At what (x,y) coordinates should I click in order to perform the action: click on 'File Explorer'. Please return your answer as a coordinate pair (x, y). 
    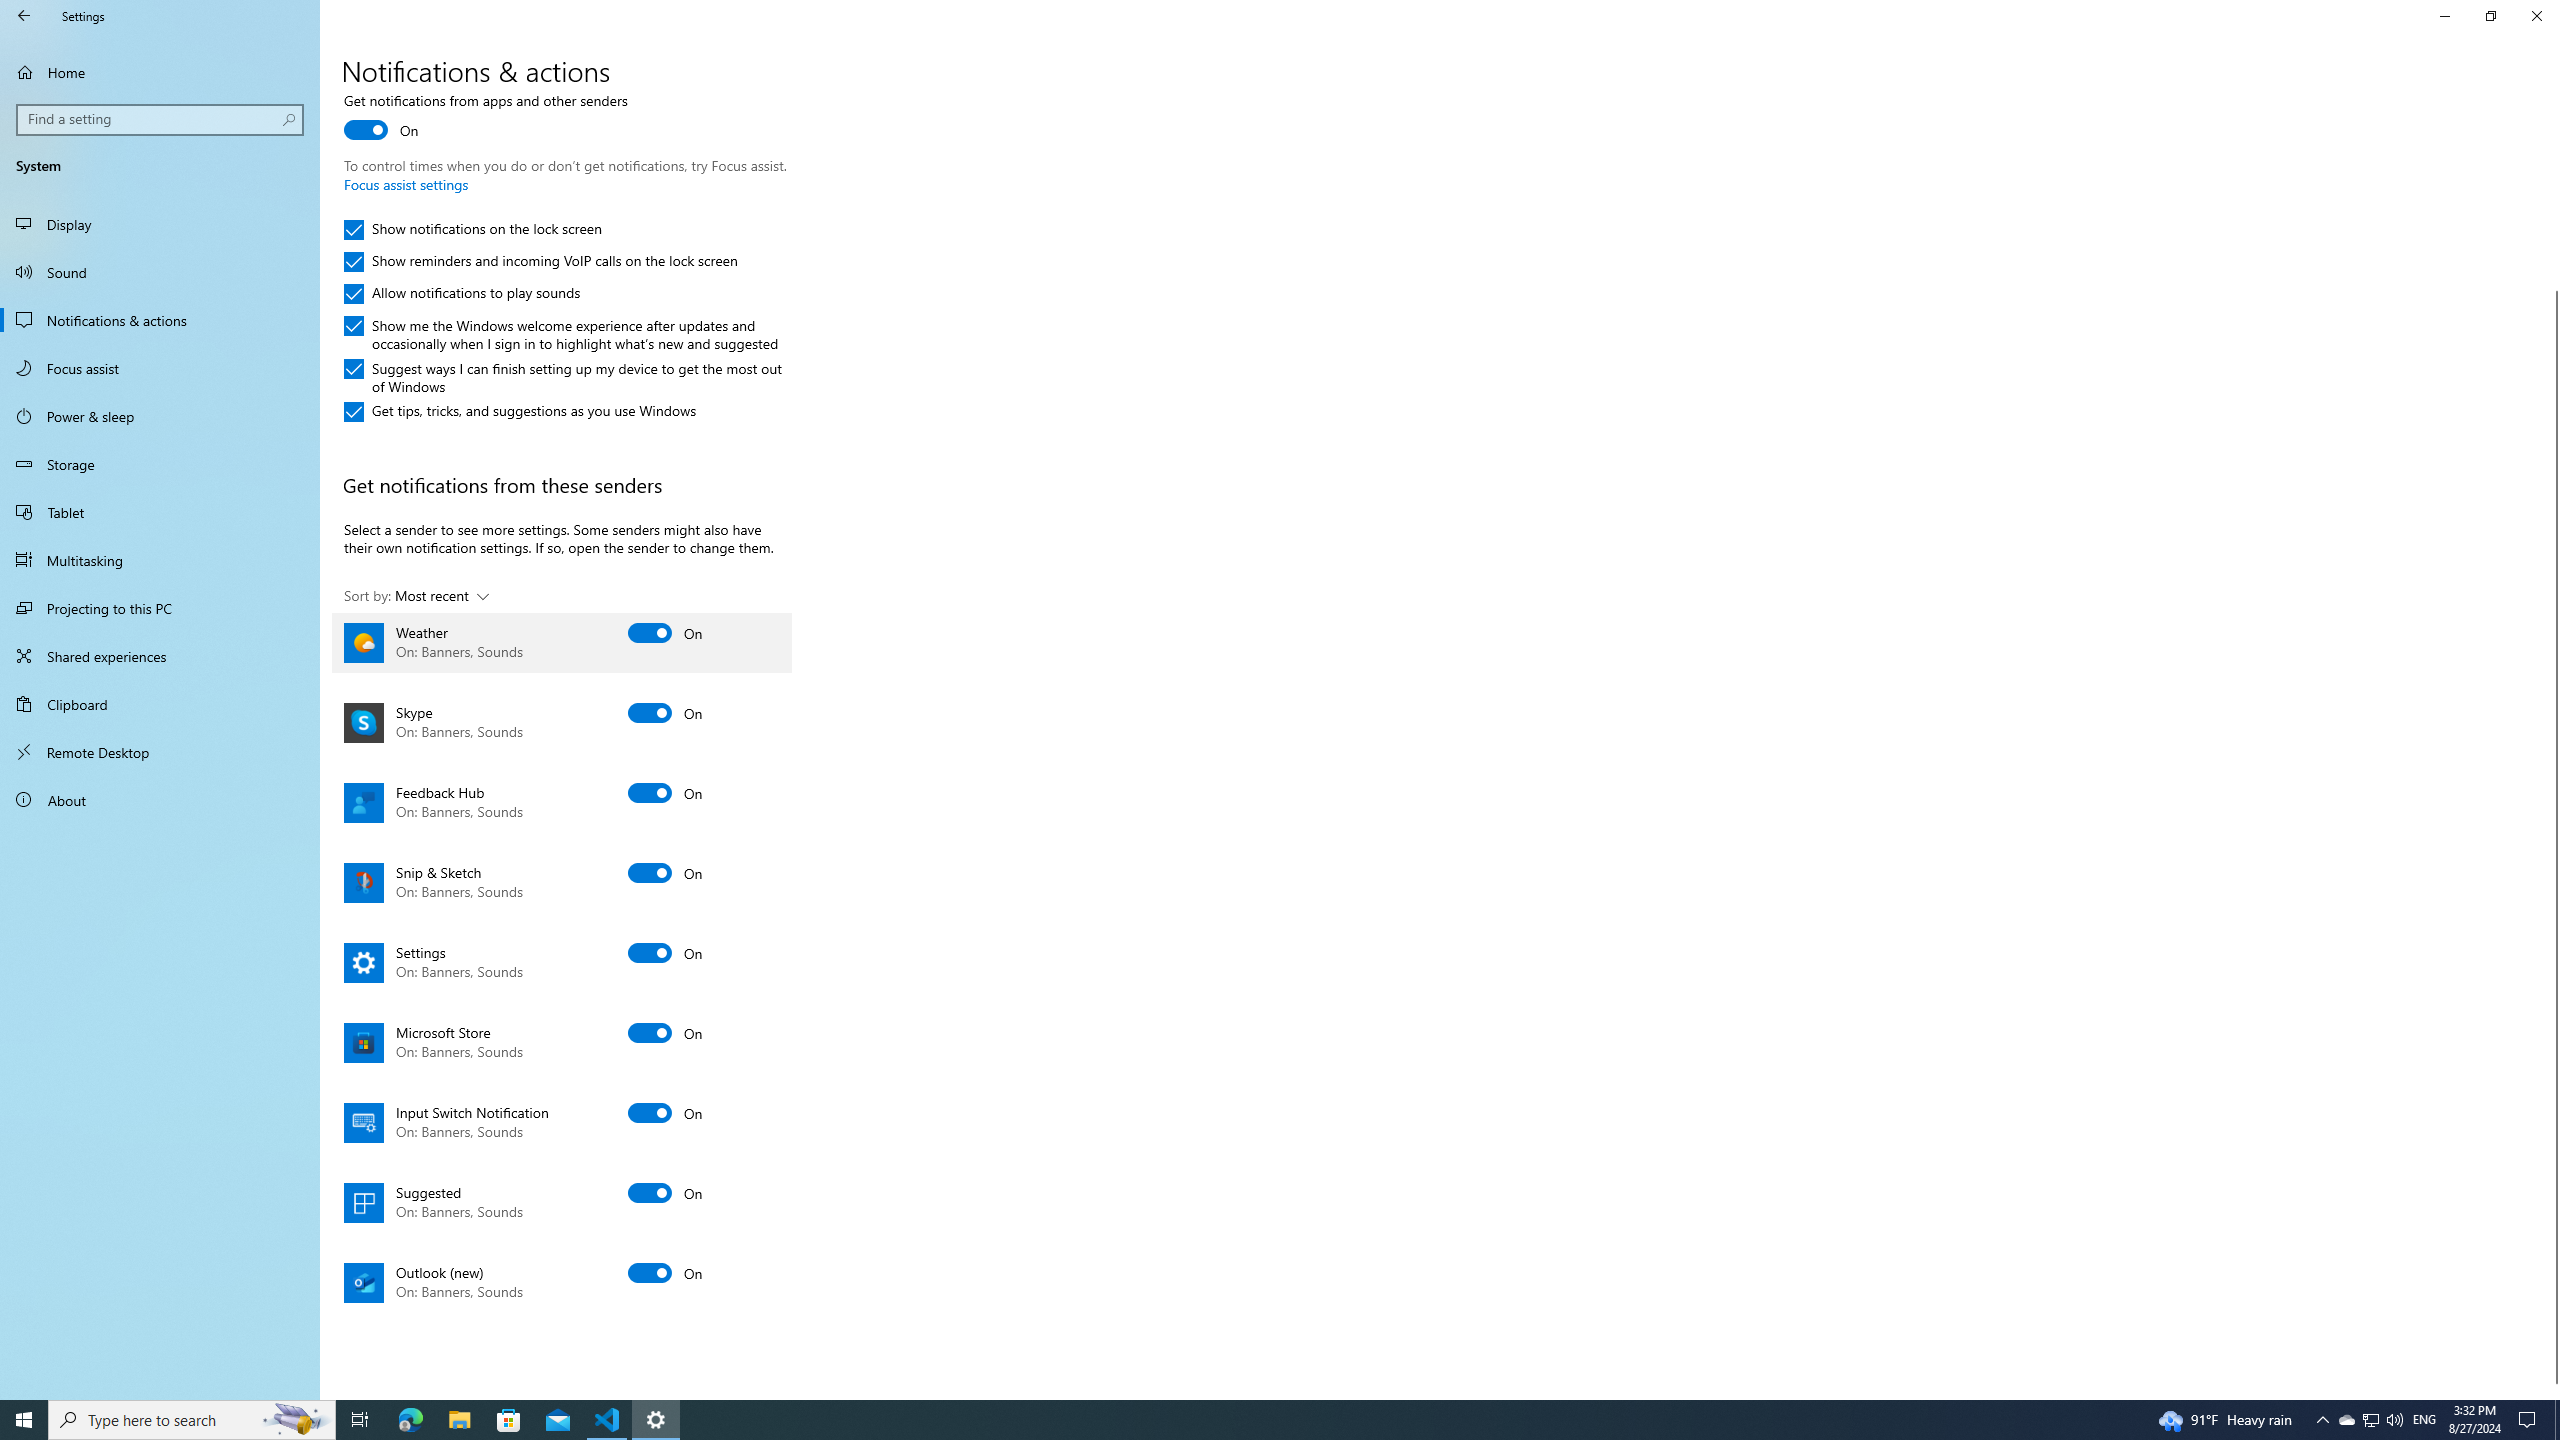
    Looking at the image, I should click on (458, 1418).